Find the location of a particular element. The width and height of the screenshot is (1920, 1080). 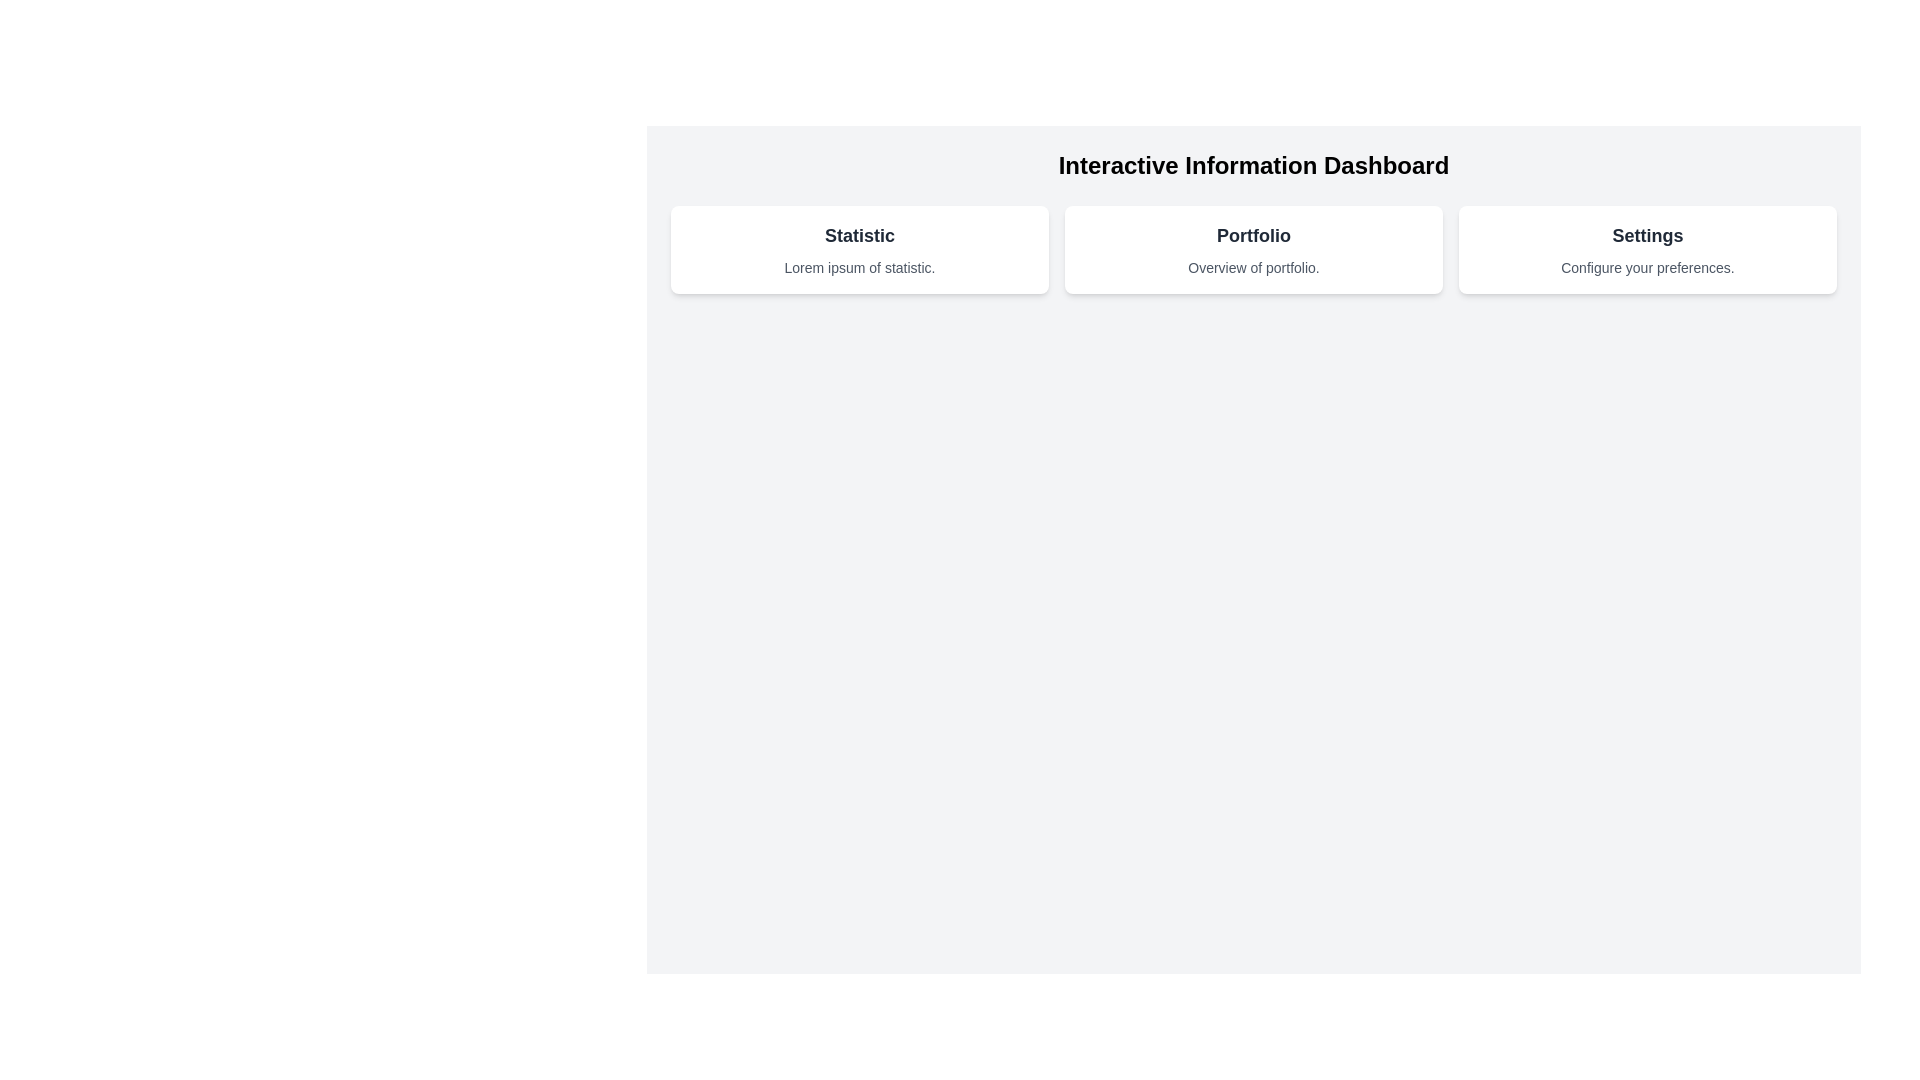

the card labeled 'Portfolio' to observe the hover effect is located at coordinates (1252, 249).